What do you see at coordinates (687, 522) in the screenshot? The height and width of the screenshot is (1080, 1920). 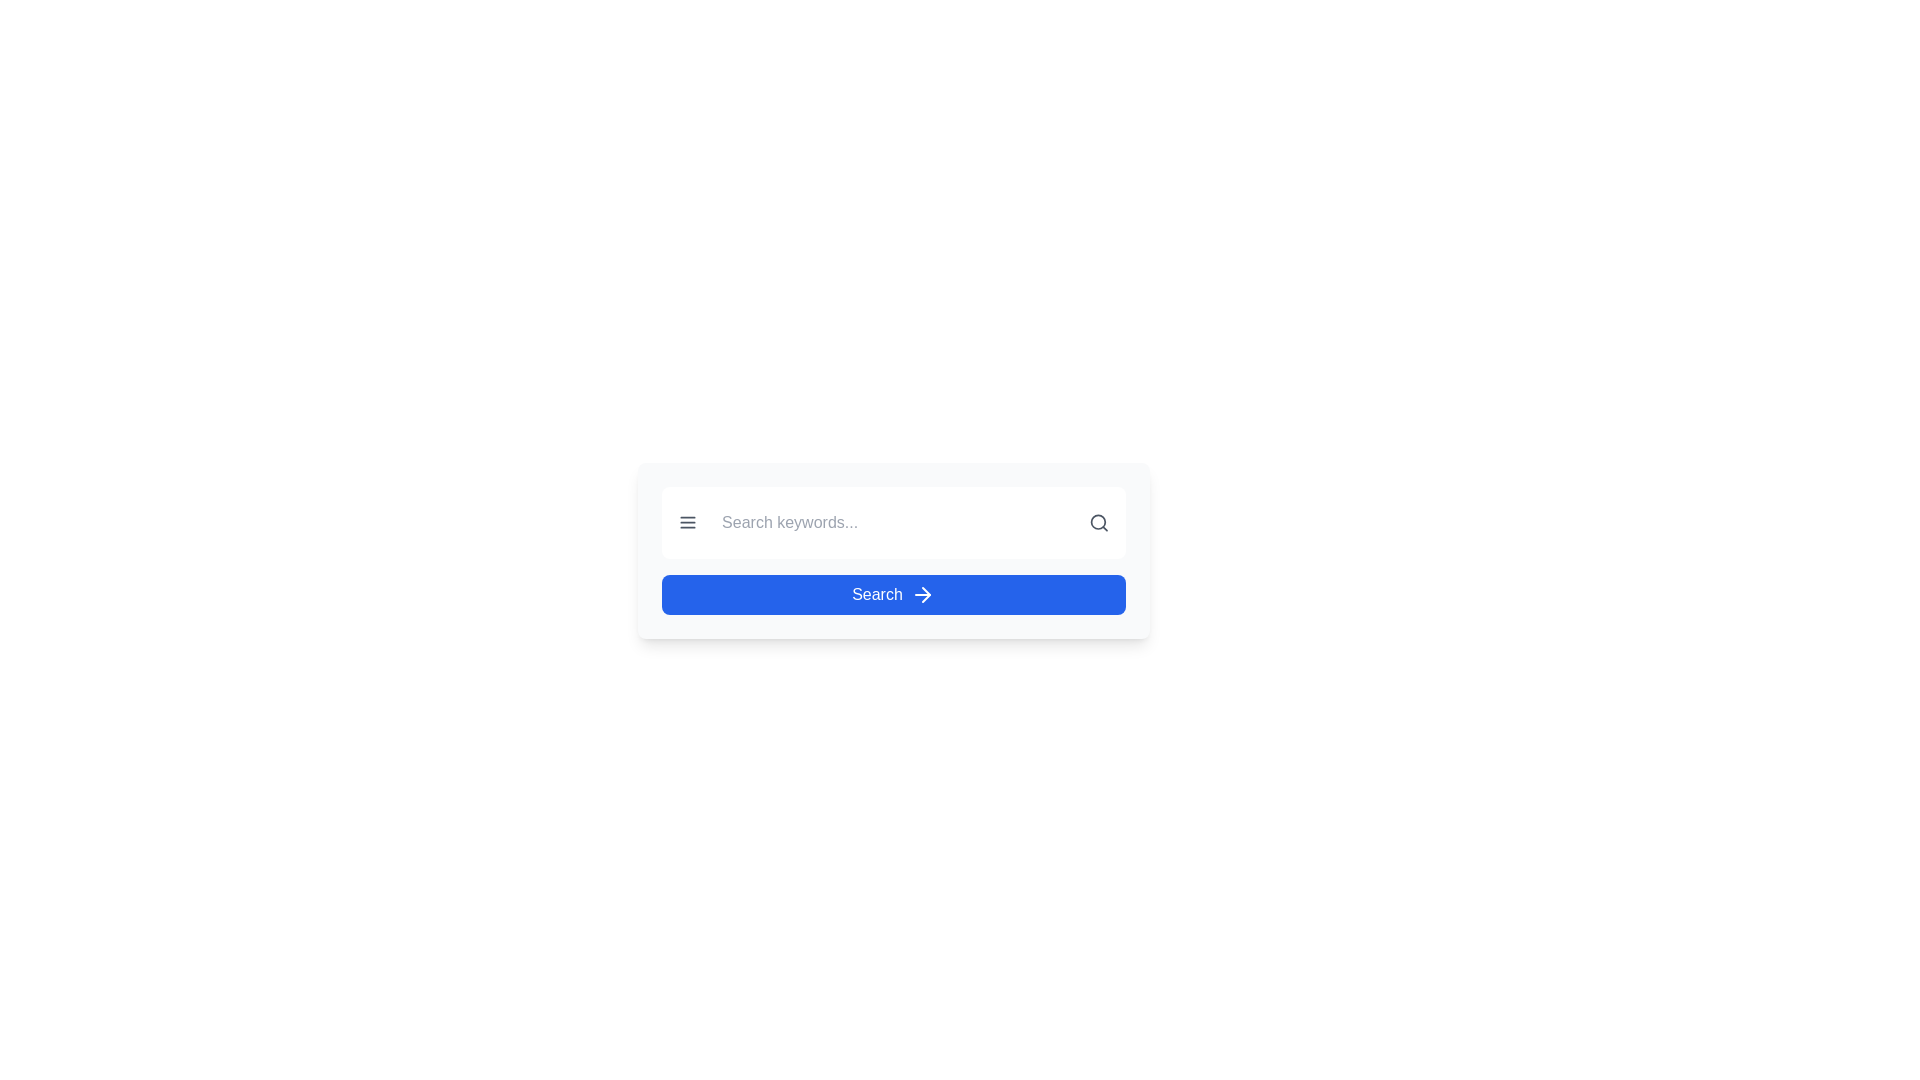 I see `the three-line menu icon, styled with a grayish color` at bounding box center [687, 522].